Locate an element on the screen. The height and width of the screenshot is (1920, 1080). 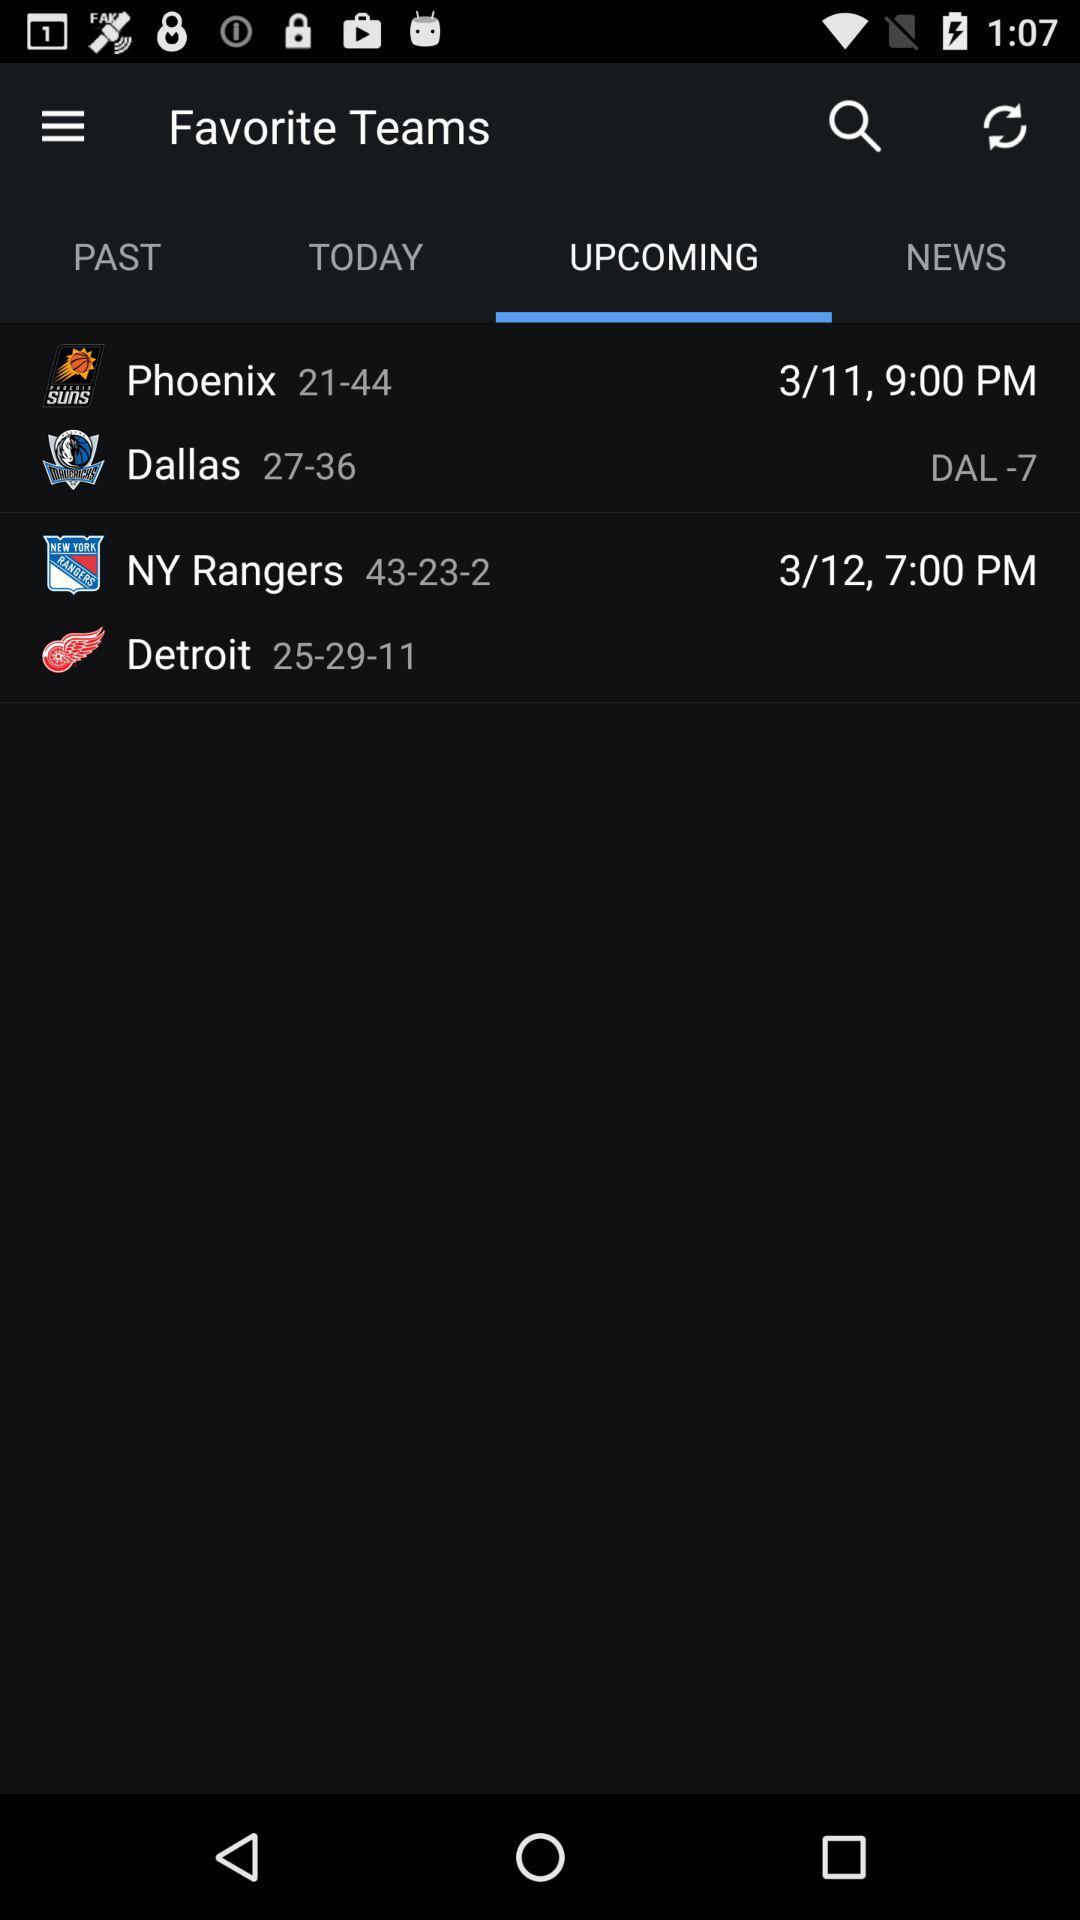
menu button is located at coordinates (61, 124).